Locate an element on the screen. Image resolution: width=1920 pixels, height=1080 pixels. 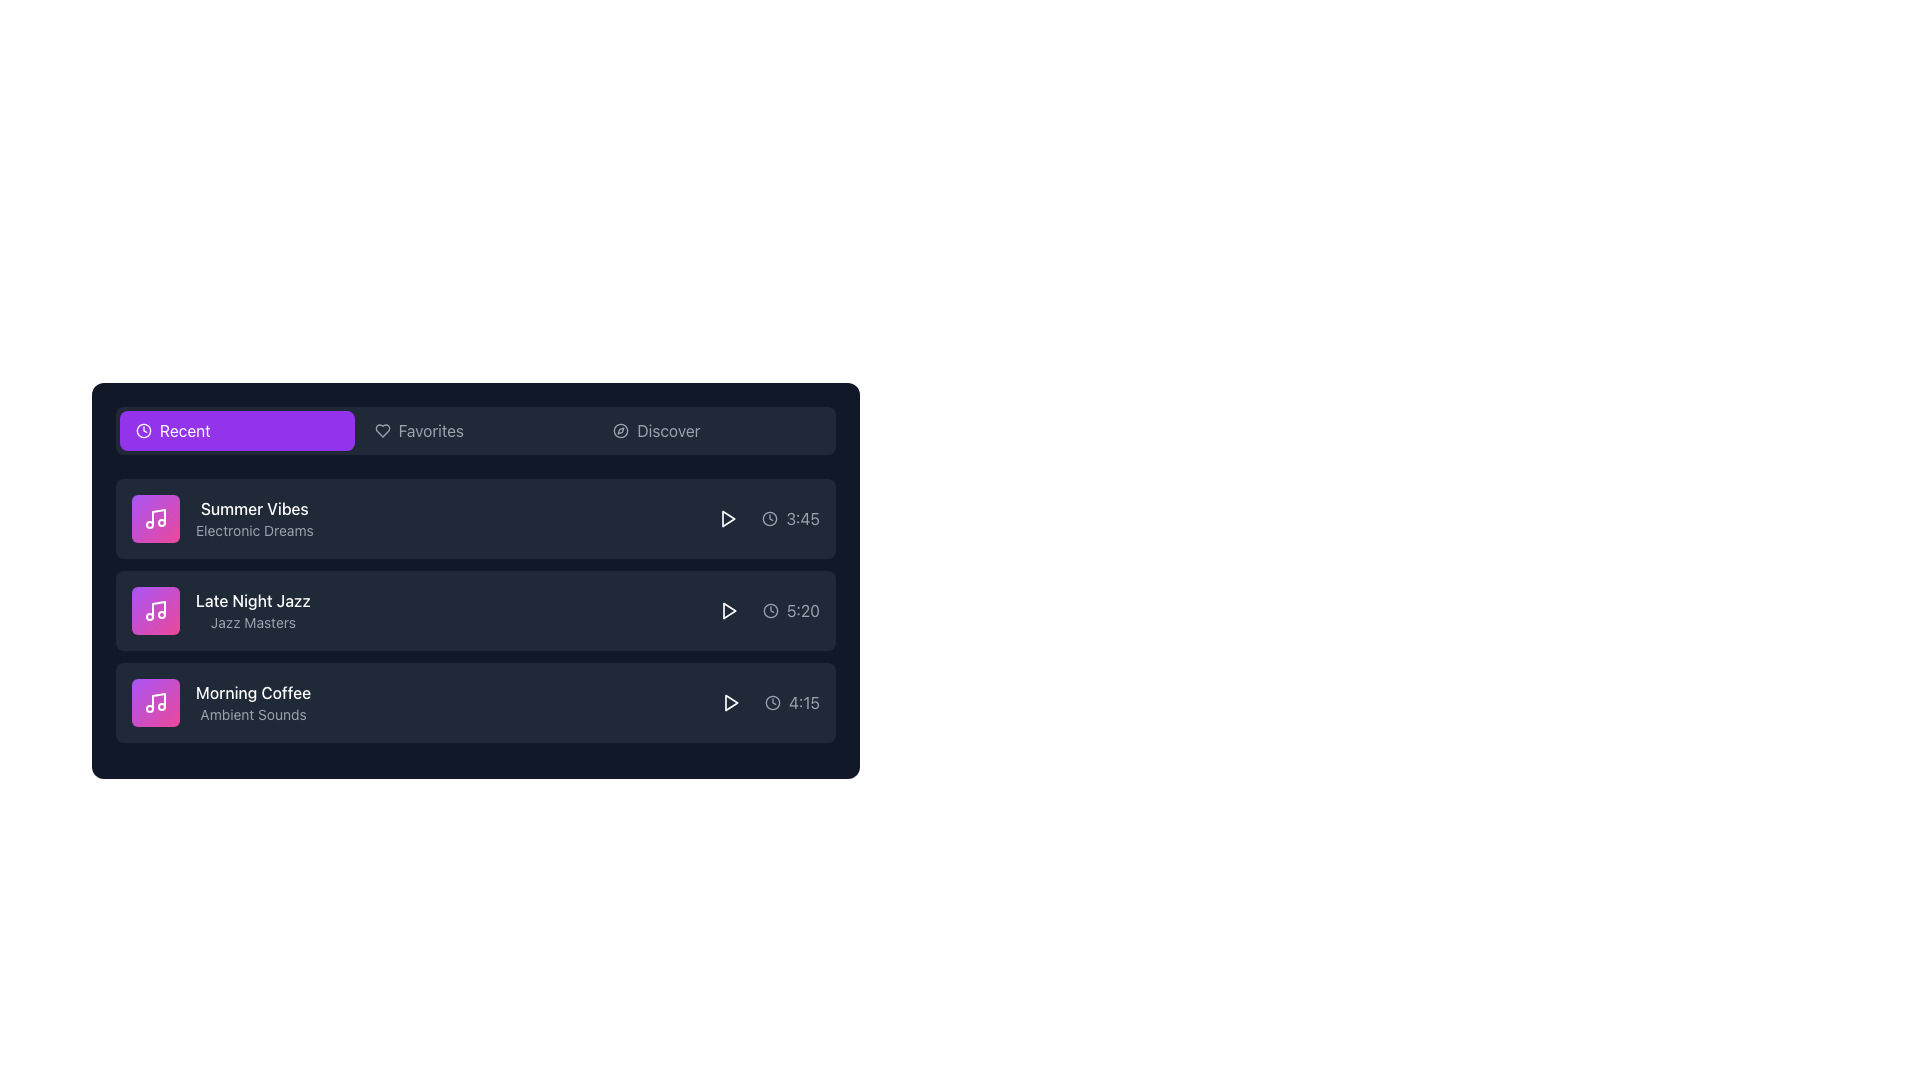
the square icon with a gradient background transitioning from purple to pink, featuring a white music note symbol, located under the 'Morning Coffee Ambient Sounds' group is located at coordinates (155, 701).